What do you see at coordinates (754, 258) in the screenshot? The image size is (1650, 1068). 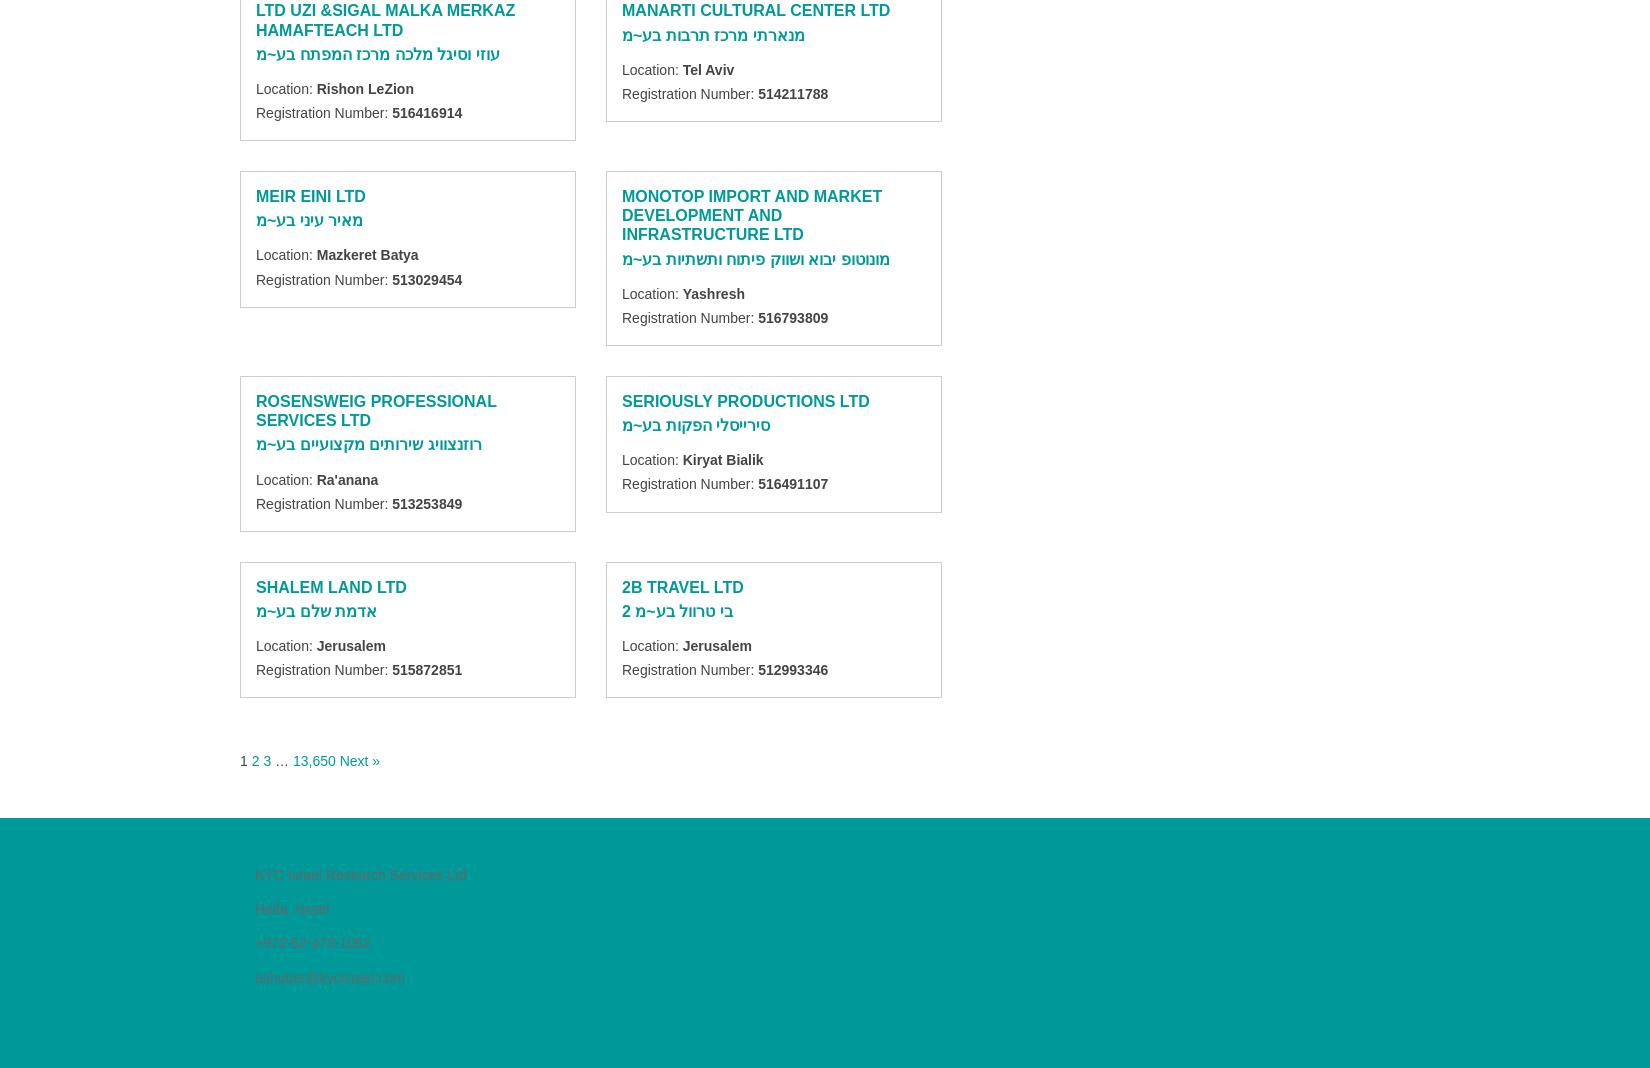 I see `'מונוטופ יבוא ושווק פיתוח ותשתיות  בע~מ'` at bounding box center [754, 258].